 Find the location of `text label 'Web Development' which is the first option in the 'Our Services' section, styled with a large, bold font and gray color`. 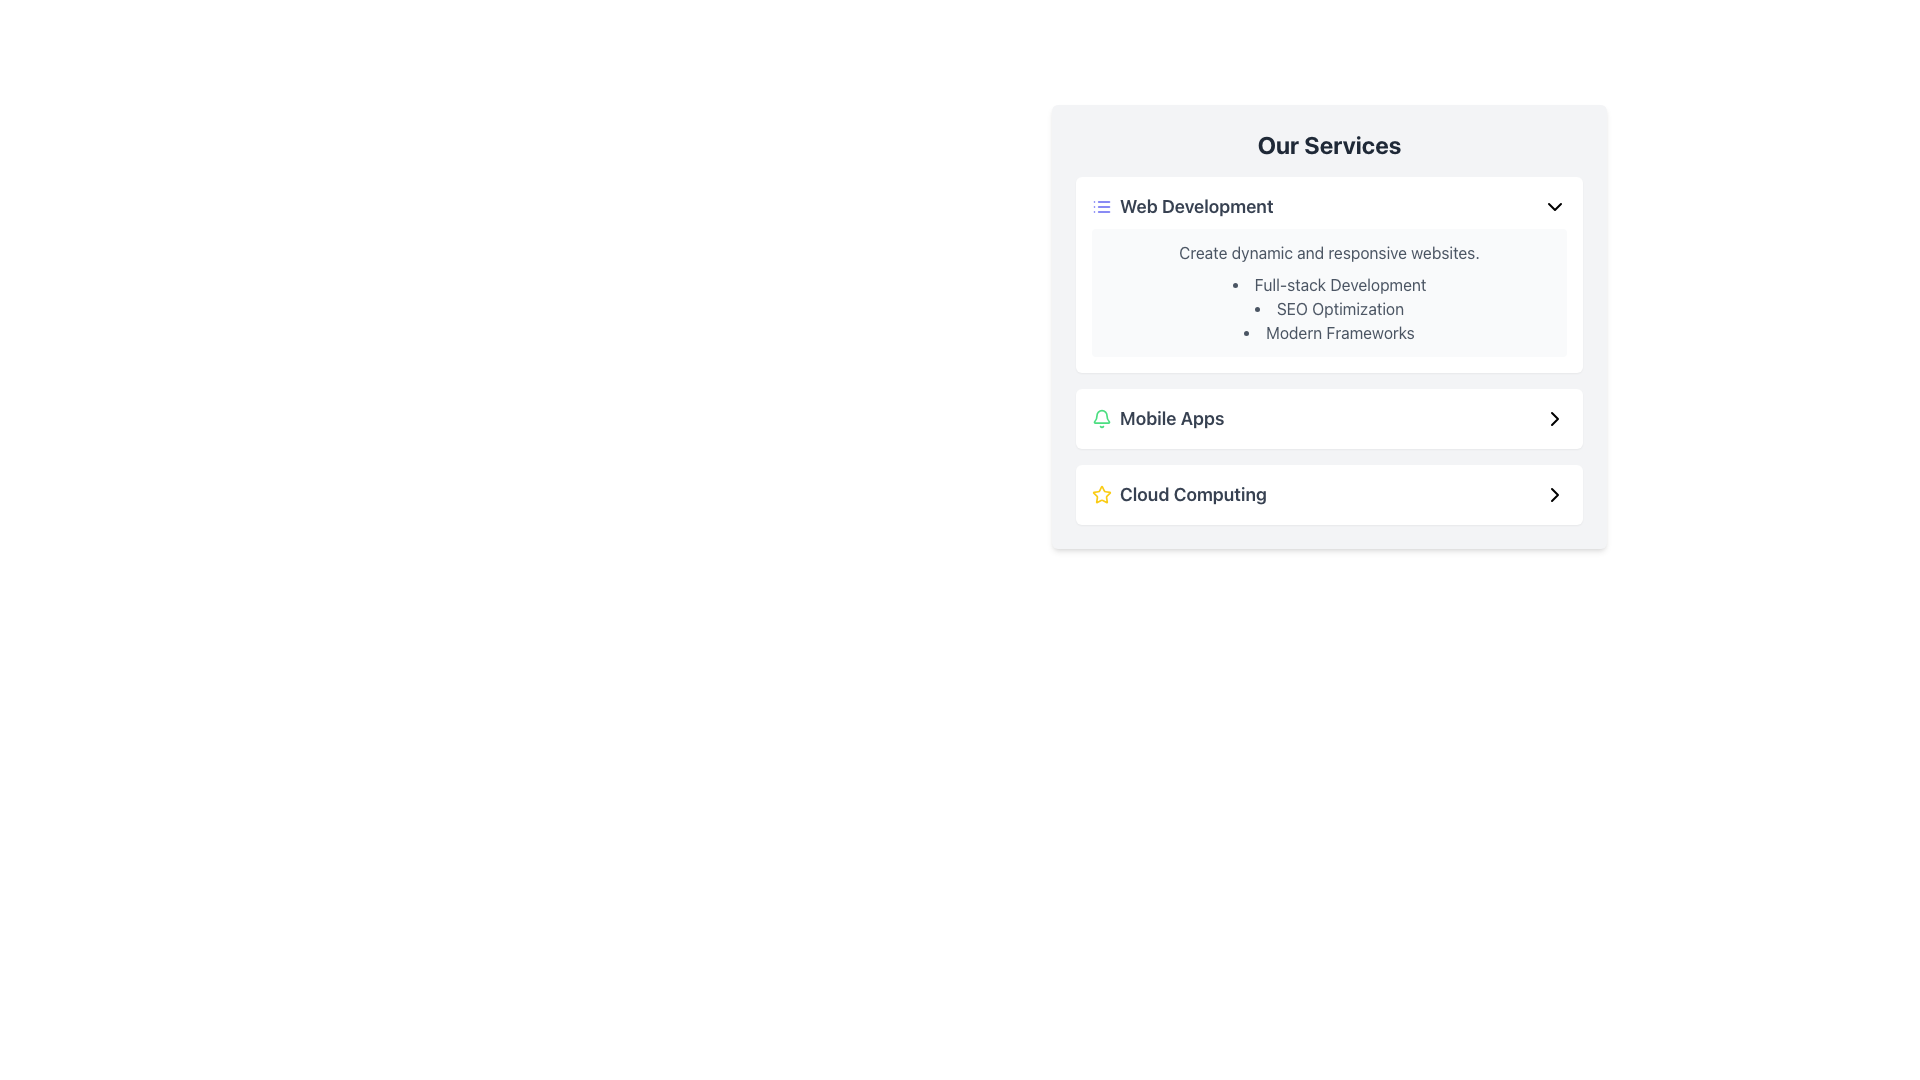

text label 'Web Development' which is the first option in the 'Our Services' section, styled with a large, bold font and gray color is located at coordinates (1196, 207).